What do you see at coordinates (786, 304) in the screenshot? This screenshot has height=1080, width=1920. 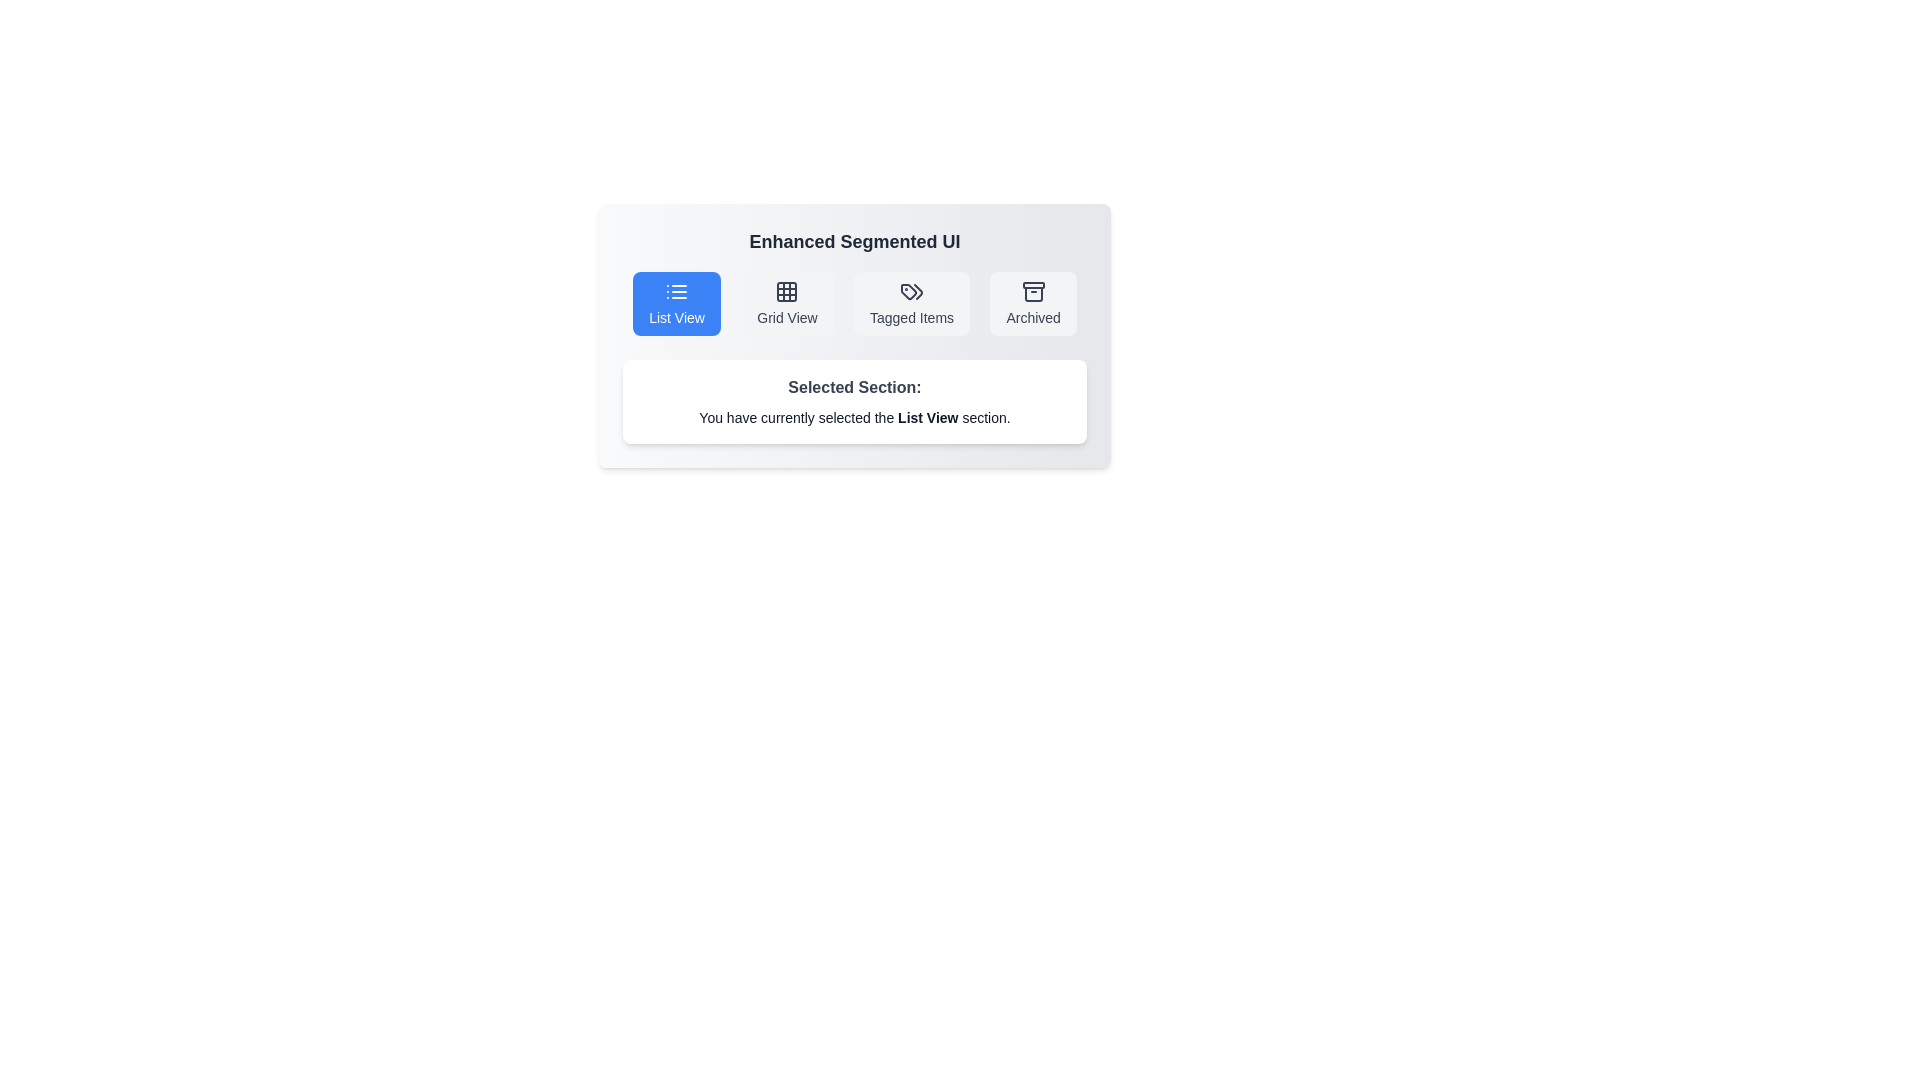 I see `the 'Grid View' button, which is a rectangular button with a light gray background, rounded corners, and contains a grid icon above the text 'Grid View'` at bounding box center [786, 304].